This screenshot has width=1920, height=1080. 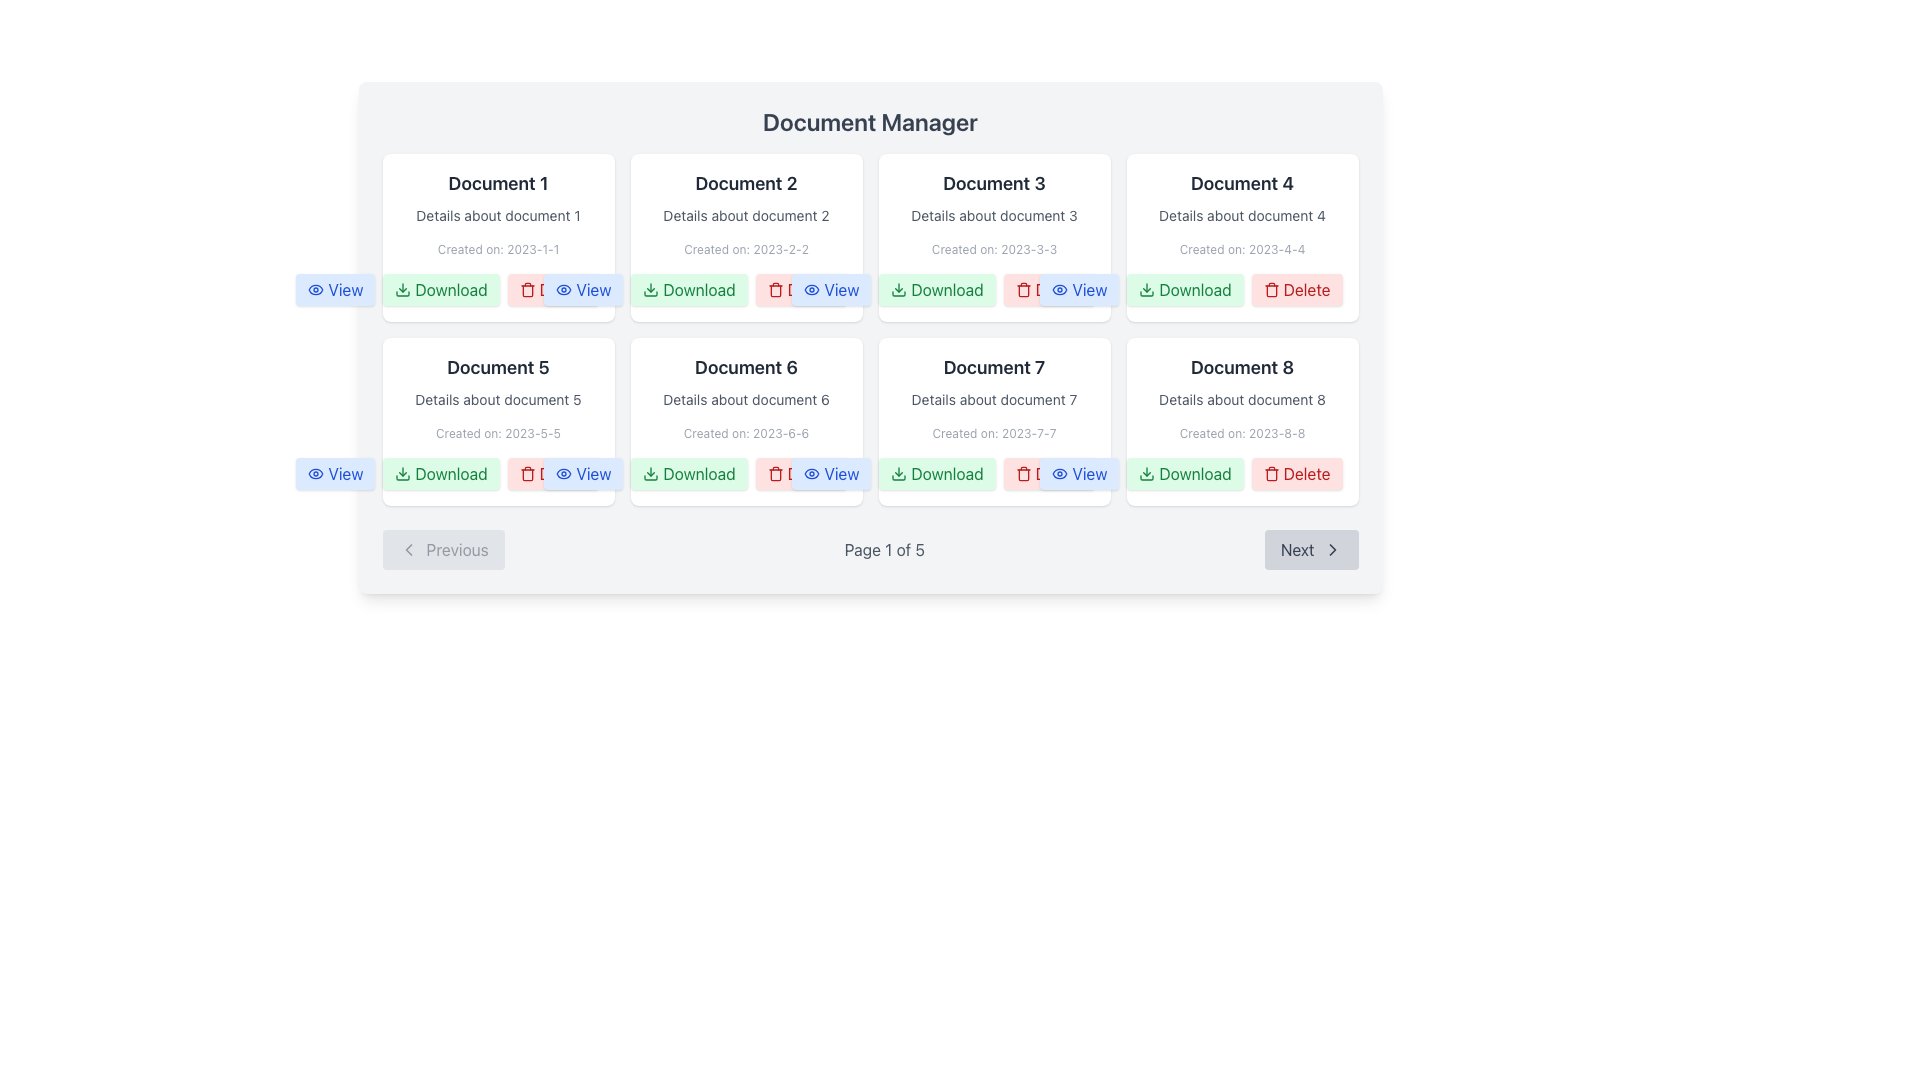 What do you see at coordinates (1185, 474) in the screenshot?
I see `the 'Download' button with a green background and text, located in the options section of the 'Document 8' card` at bounding box center [1185, 474].